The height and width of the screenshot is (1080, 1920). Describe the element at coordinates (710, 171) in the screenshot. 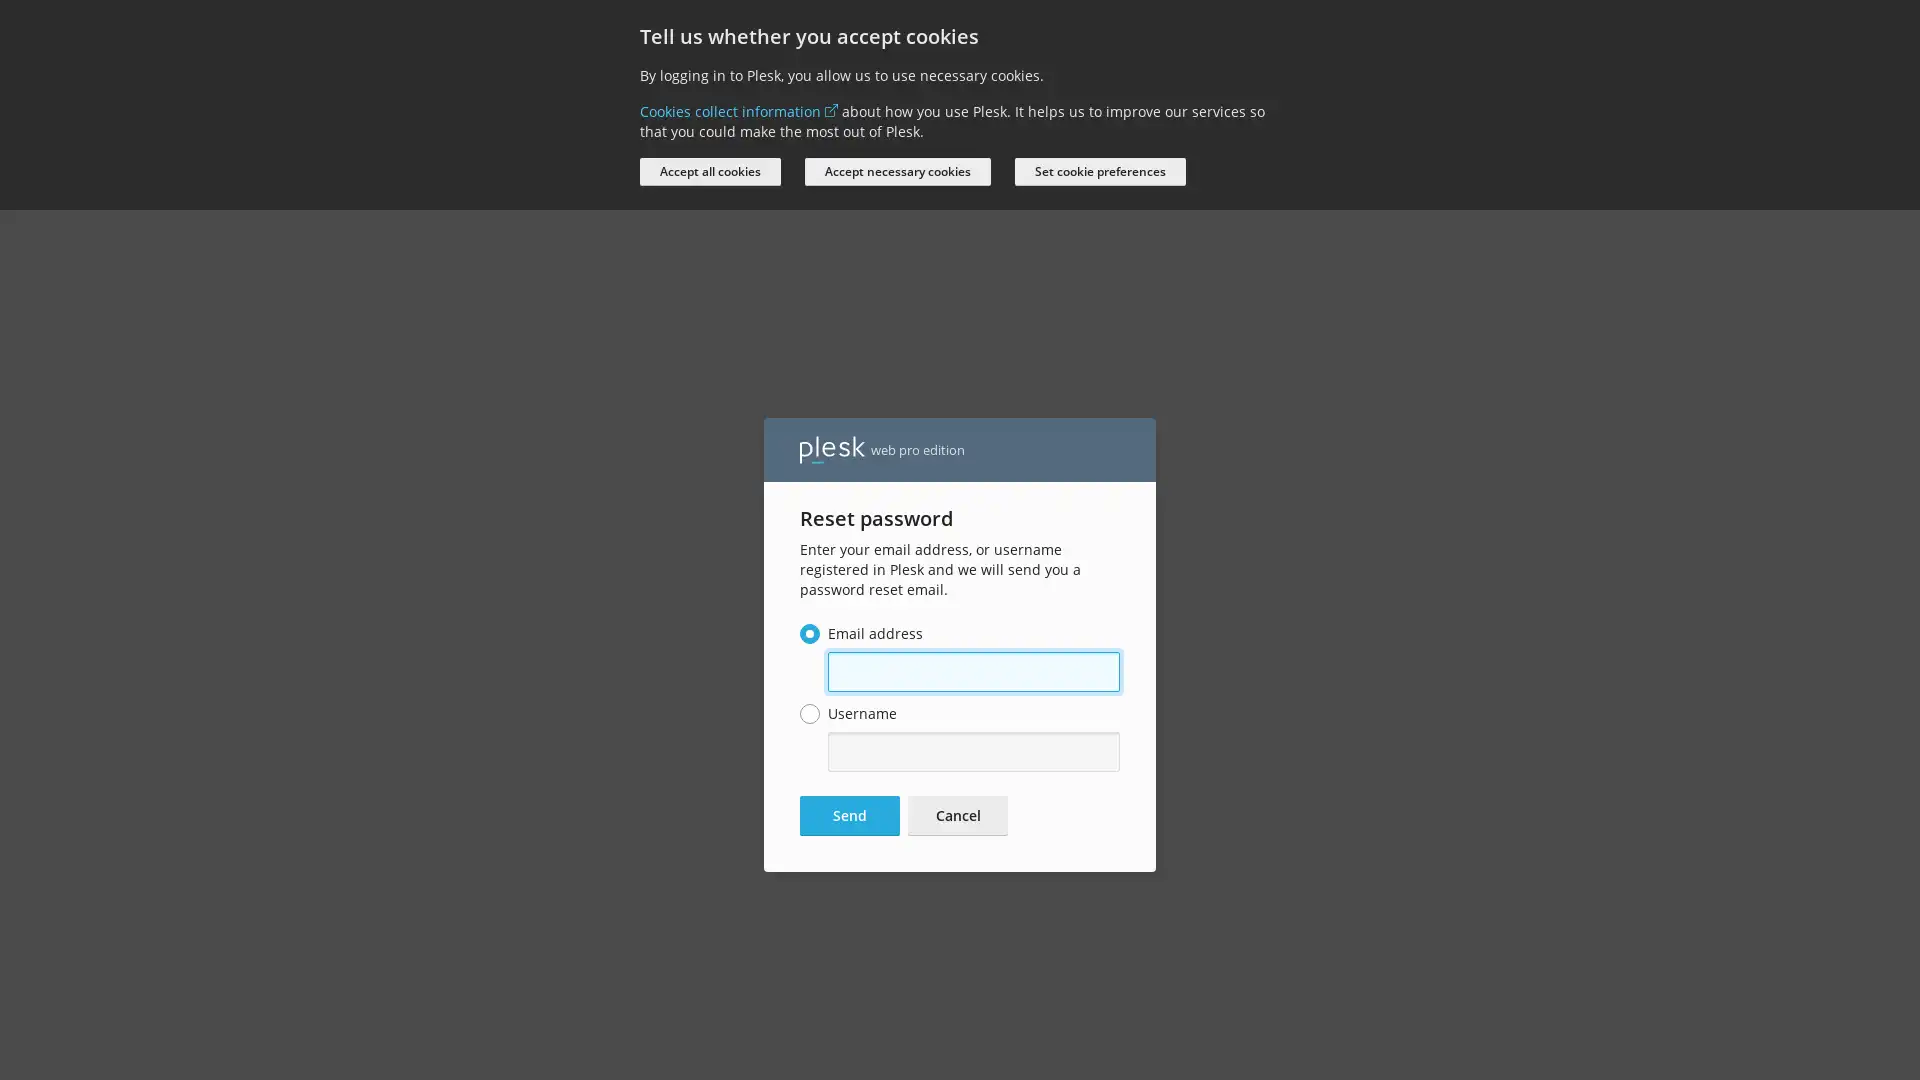

I see `Accept all cookies` at that location.